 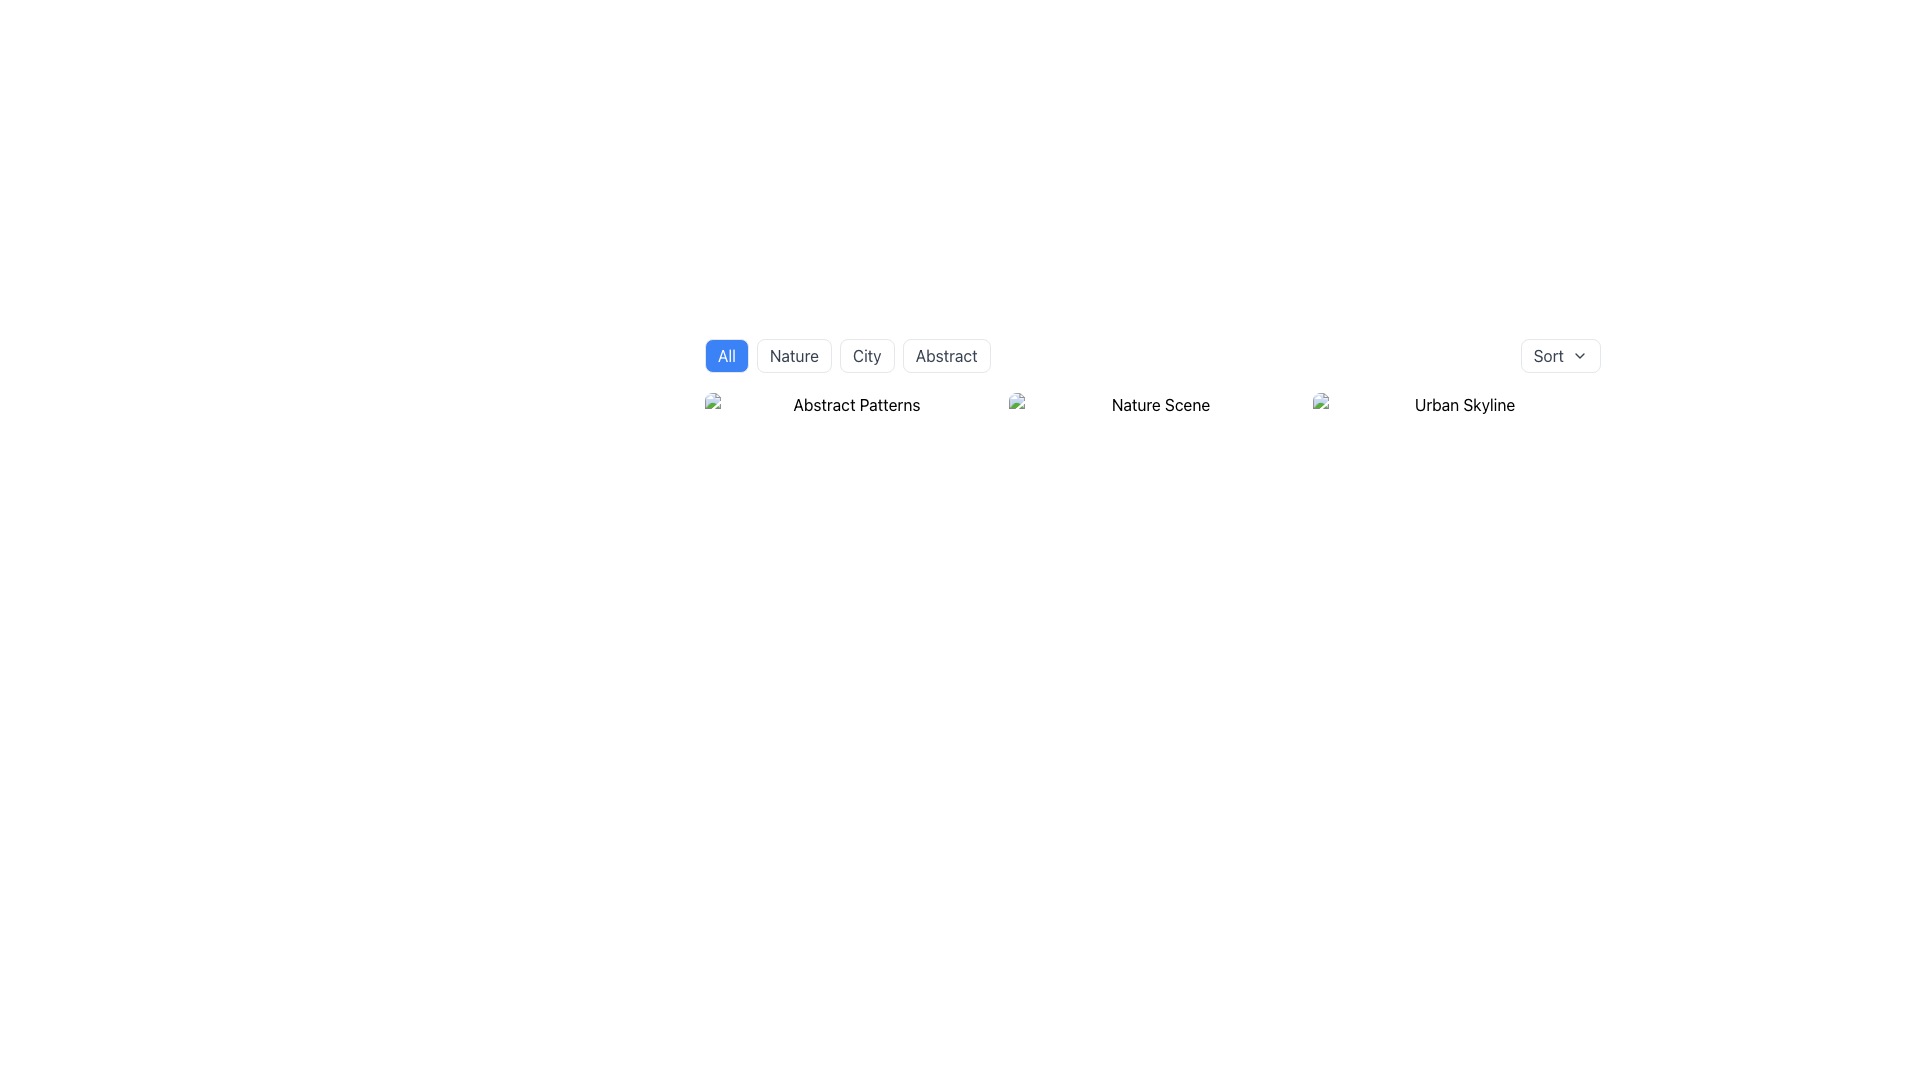 What do you see at coordinates (1152, 405) in the screenshot?
I see `the Thumbnail item labeled 'Nature Scene', which is the second item in a horizontal grid arrangement, positioned between 'Abstract Patterns' and 'Urban Skyline'` at bounding box center [1152, 405].